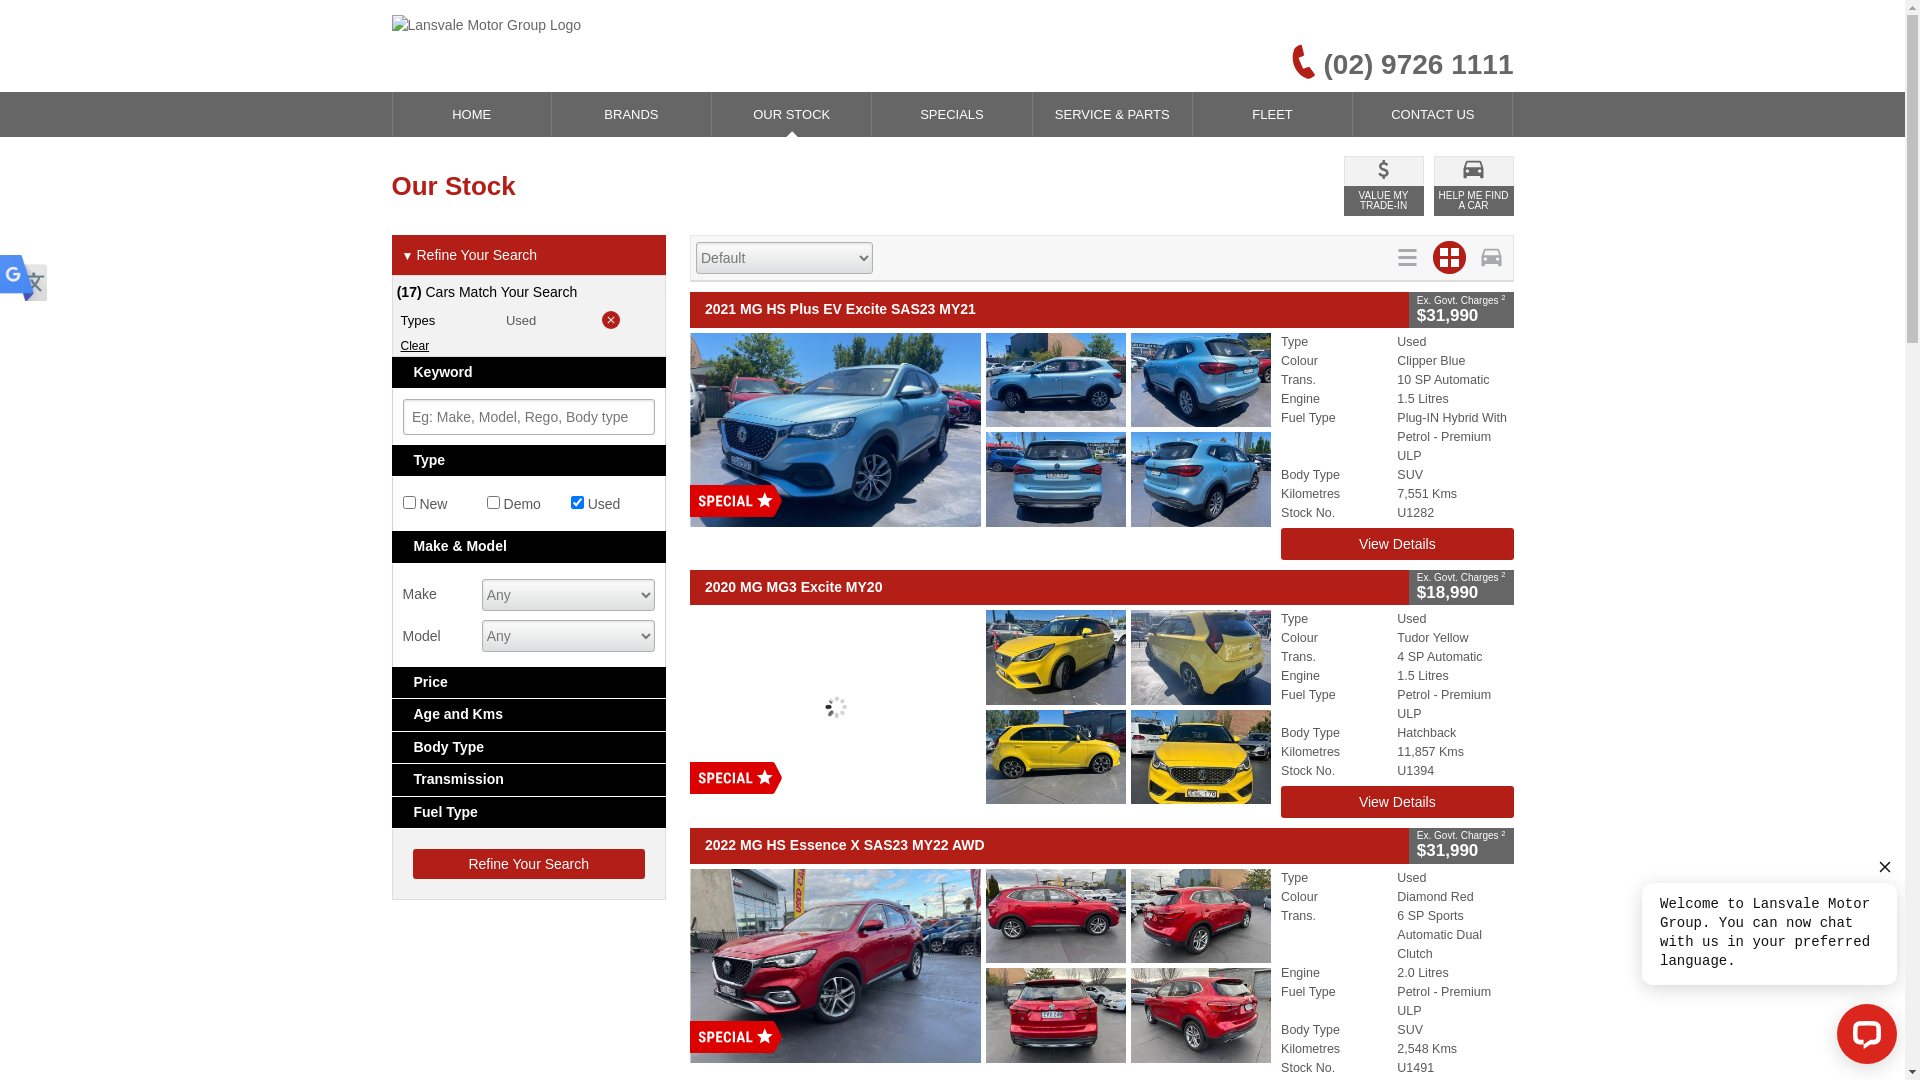 The image size is (1920, 1080). I want to click on 'Keyword', so click(529, 372).